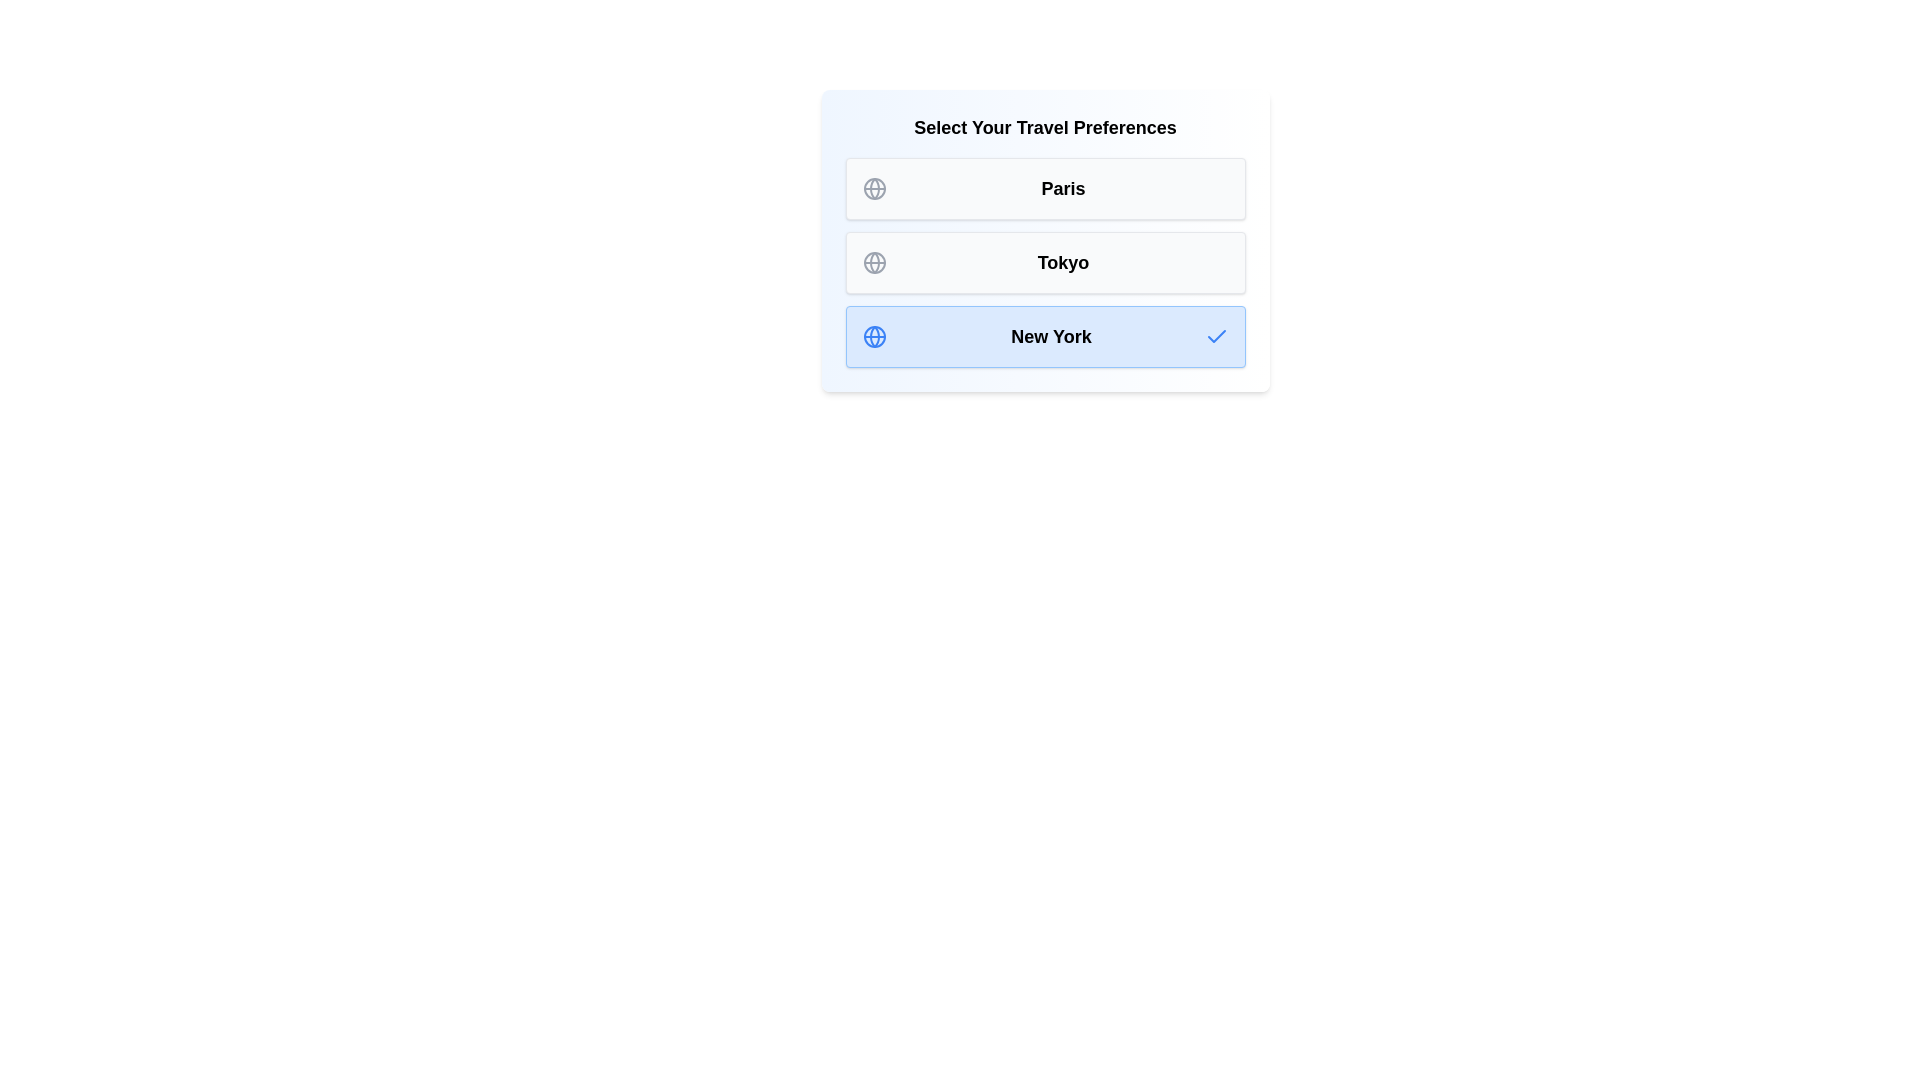 The image size is (1920, 1080). Describe the element at coordinates (1044, 261) in the screenshot. I see `the destination Tokyo to observe the hover effect` at that location.